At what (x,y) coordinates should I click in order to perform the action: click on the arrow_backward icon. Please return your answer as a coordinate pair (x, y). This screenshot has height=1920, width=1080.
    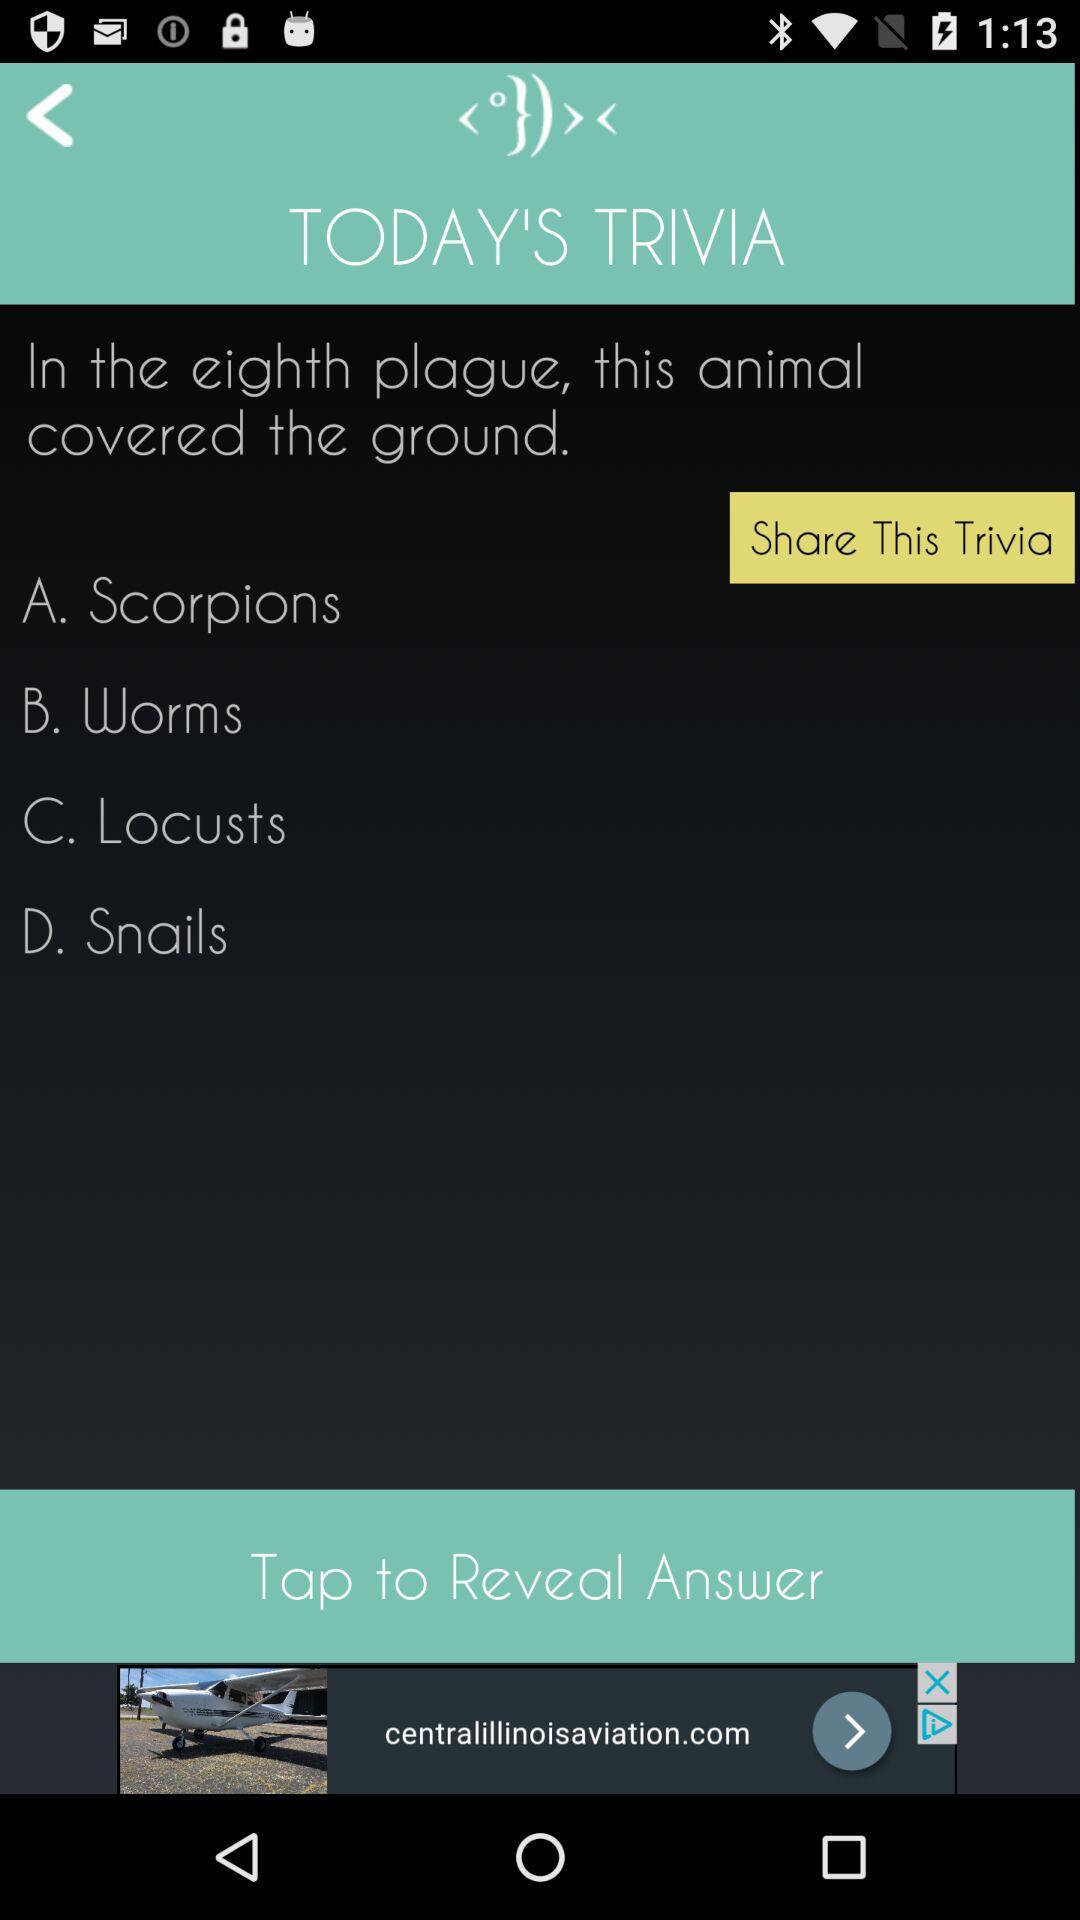
    Looking at the image, I should click on (36, 122).